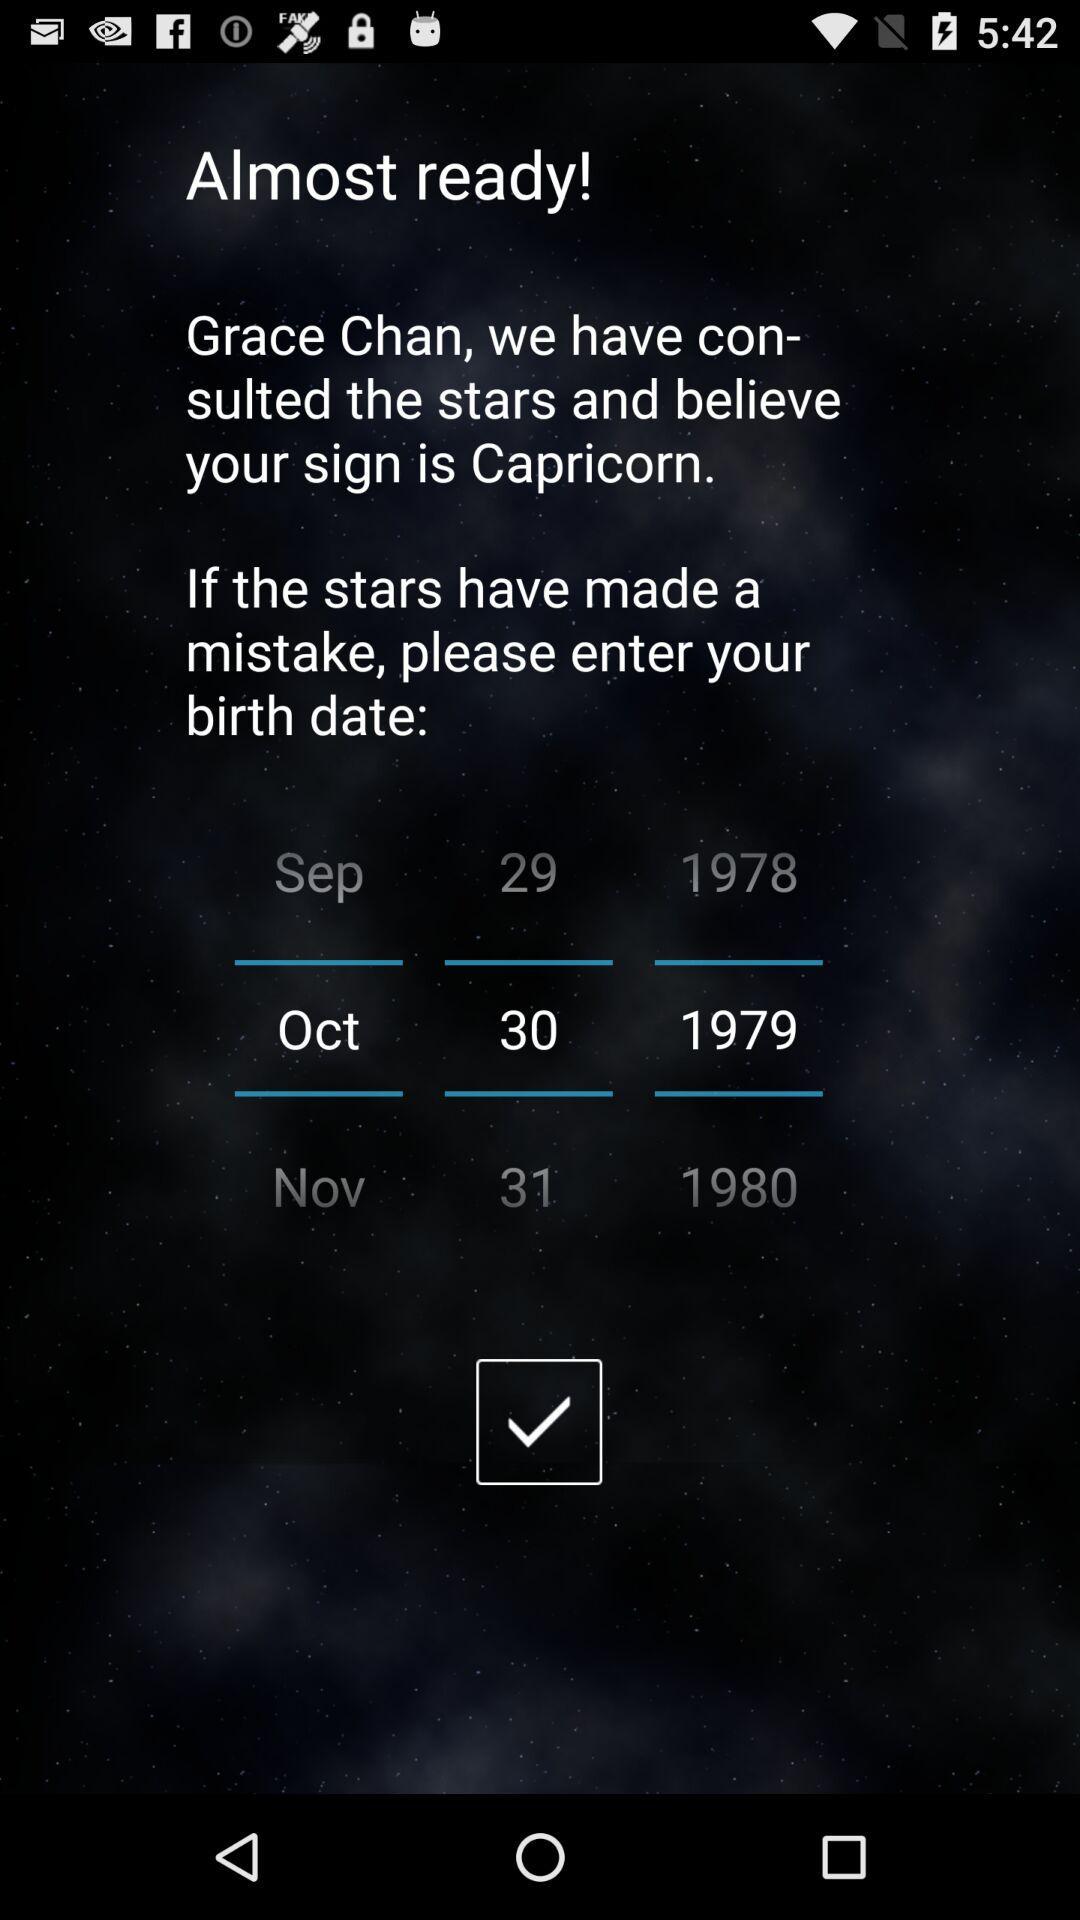  I want to click on the check icon, so click(538, 1520).